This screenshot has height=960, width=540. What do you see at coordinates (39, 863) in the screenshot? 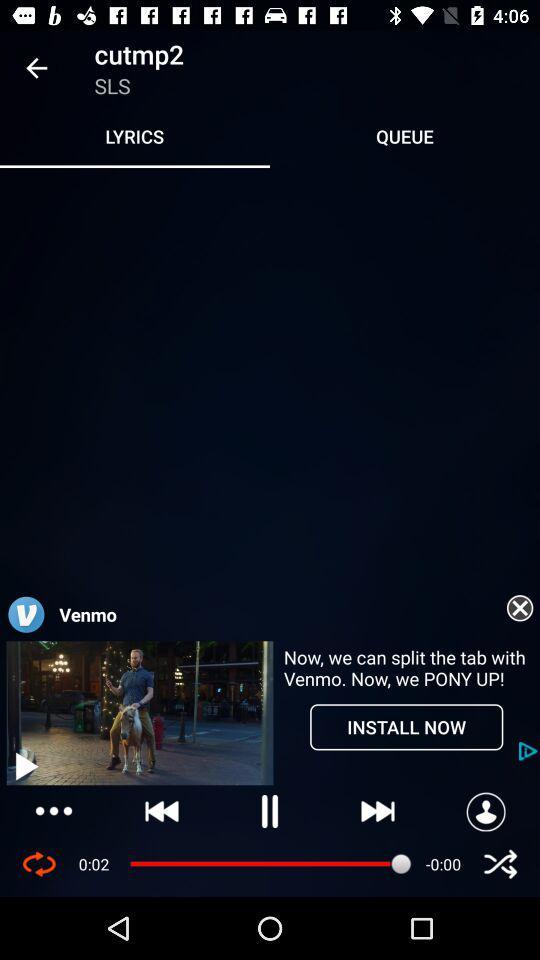
I see `the refresh icon` at bounding box center [39, 863].